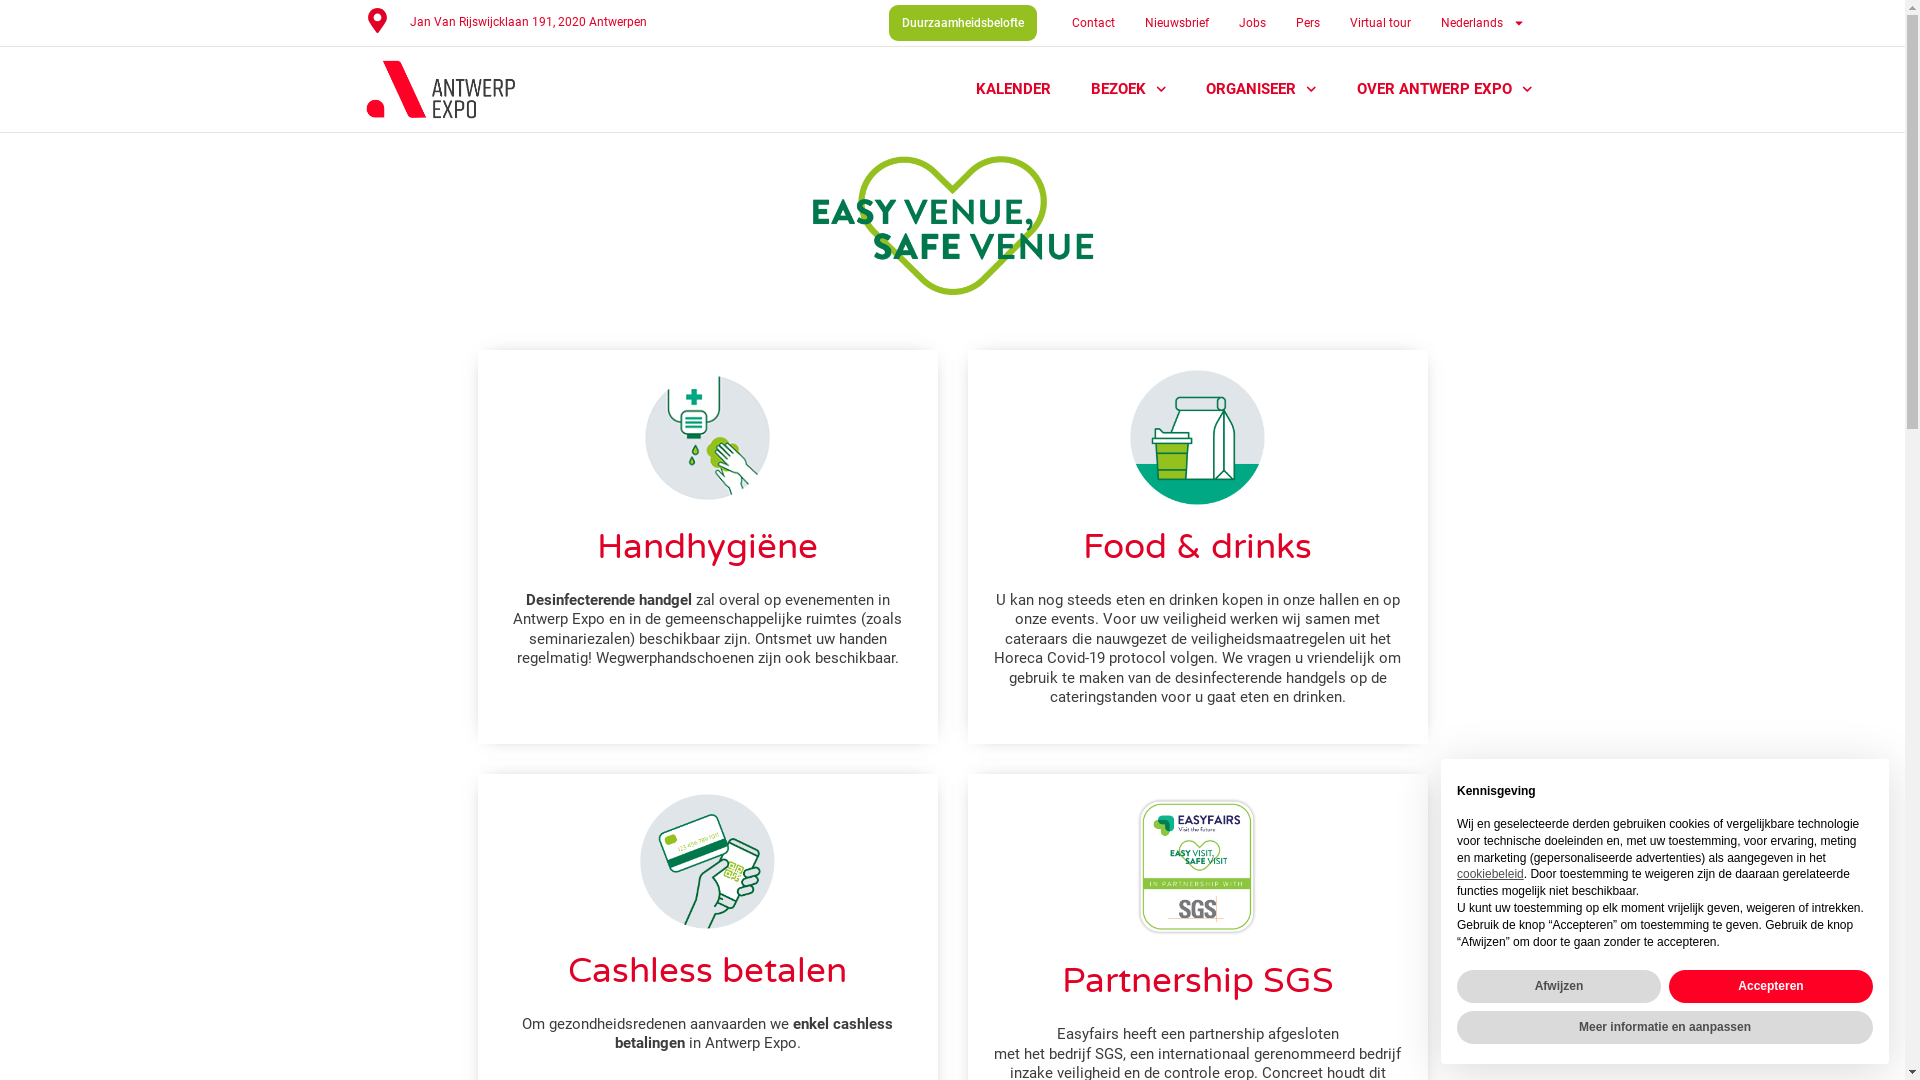 The height and width of the screenshot is (1080, 1920). I want to click on 'Nederlands', so click(1483, 23).